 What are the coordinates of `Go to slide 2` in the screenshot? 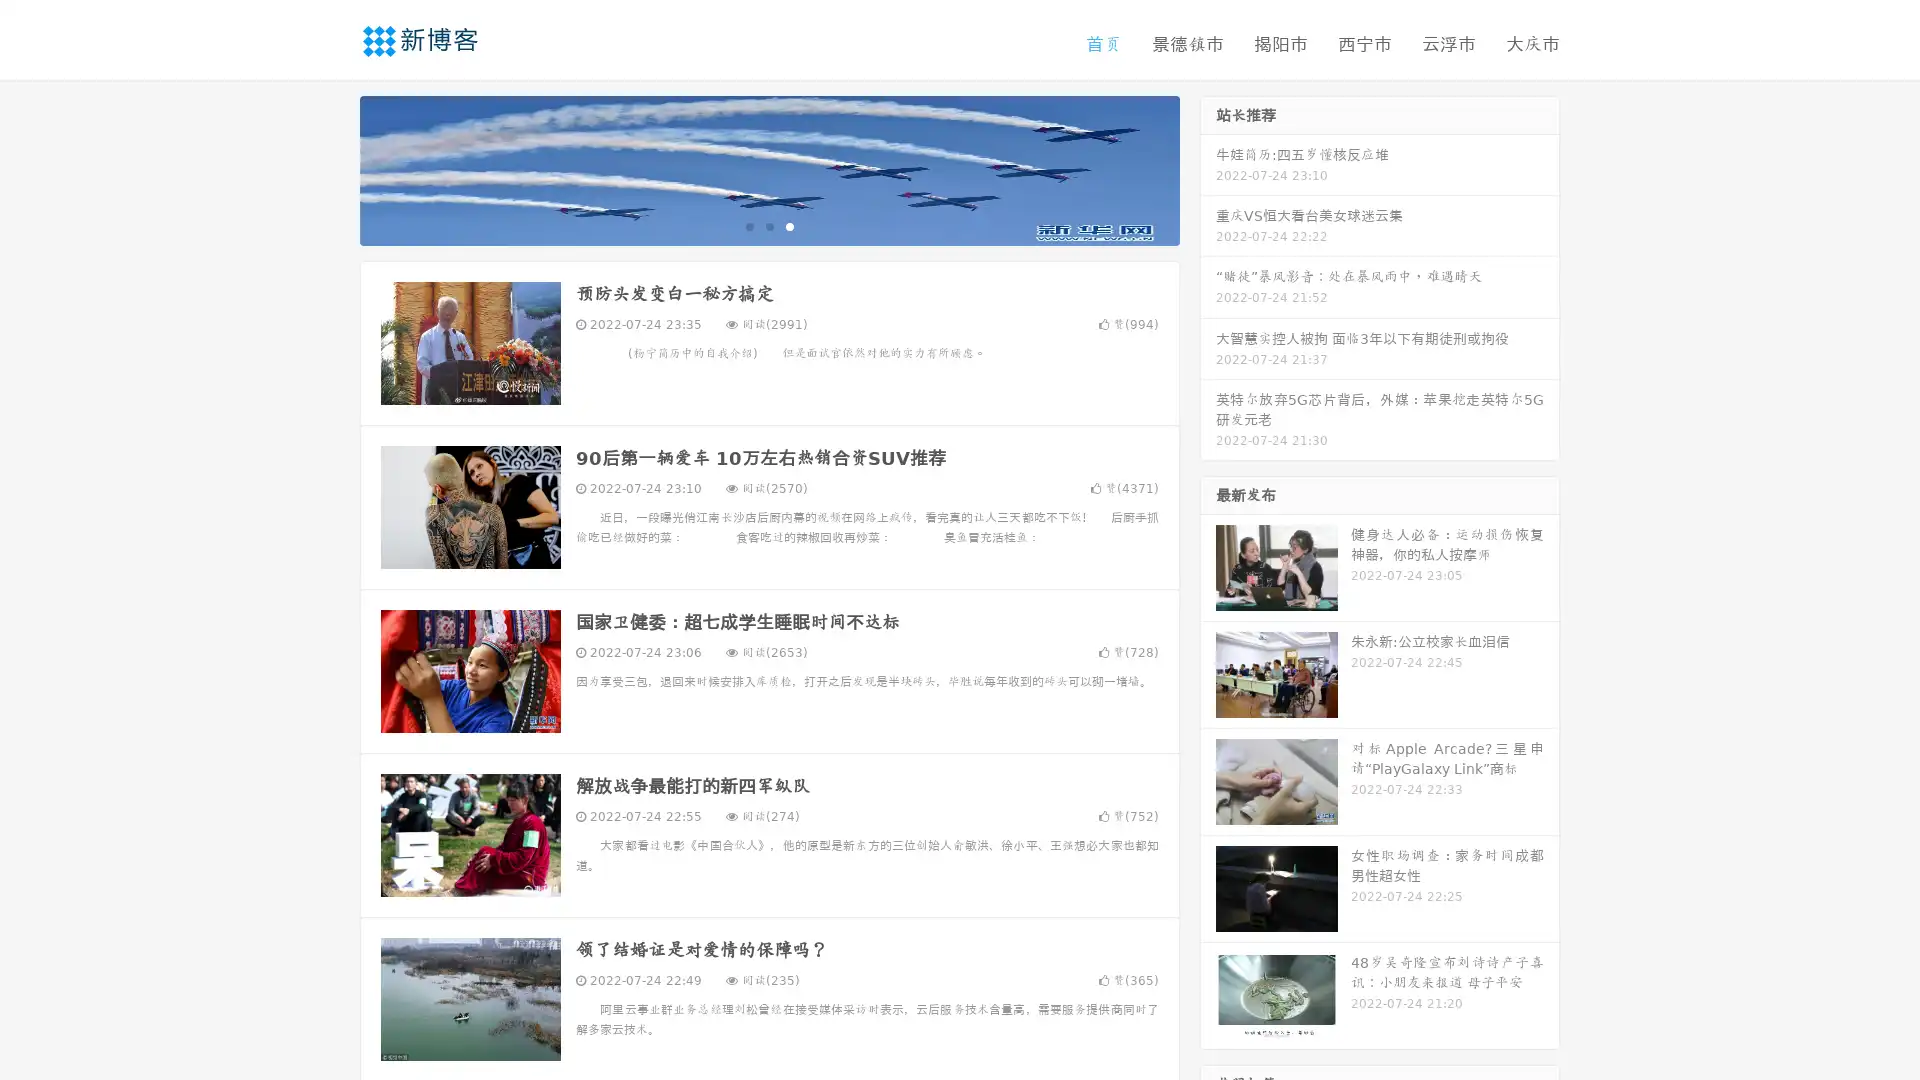 It's located at (768, 225).